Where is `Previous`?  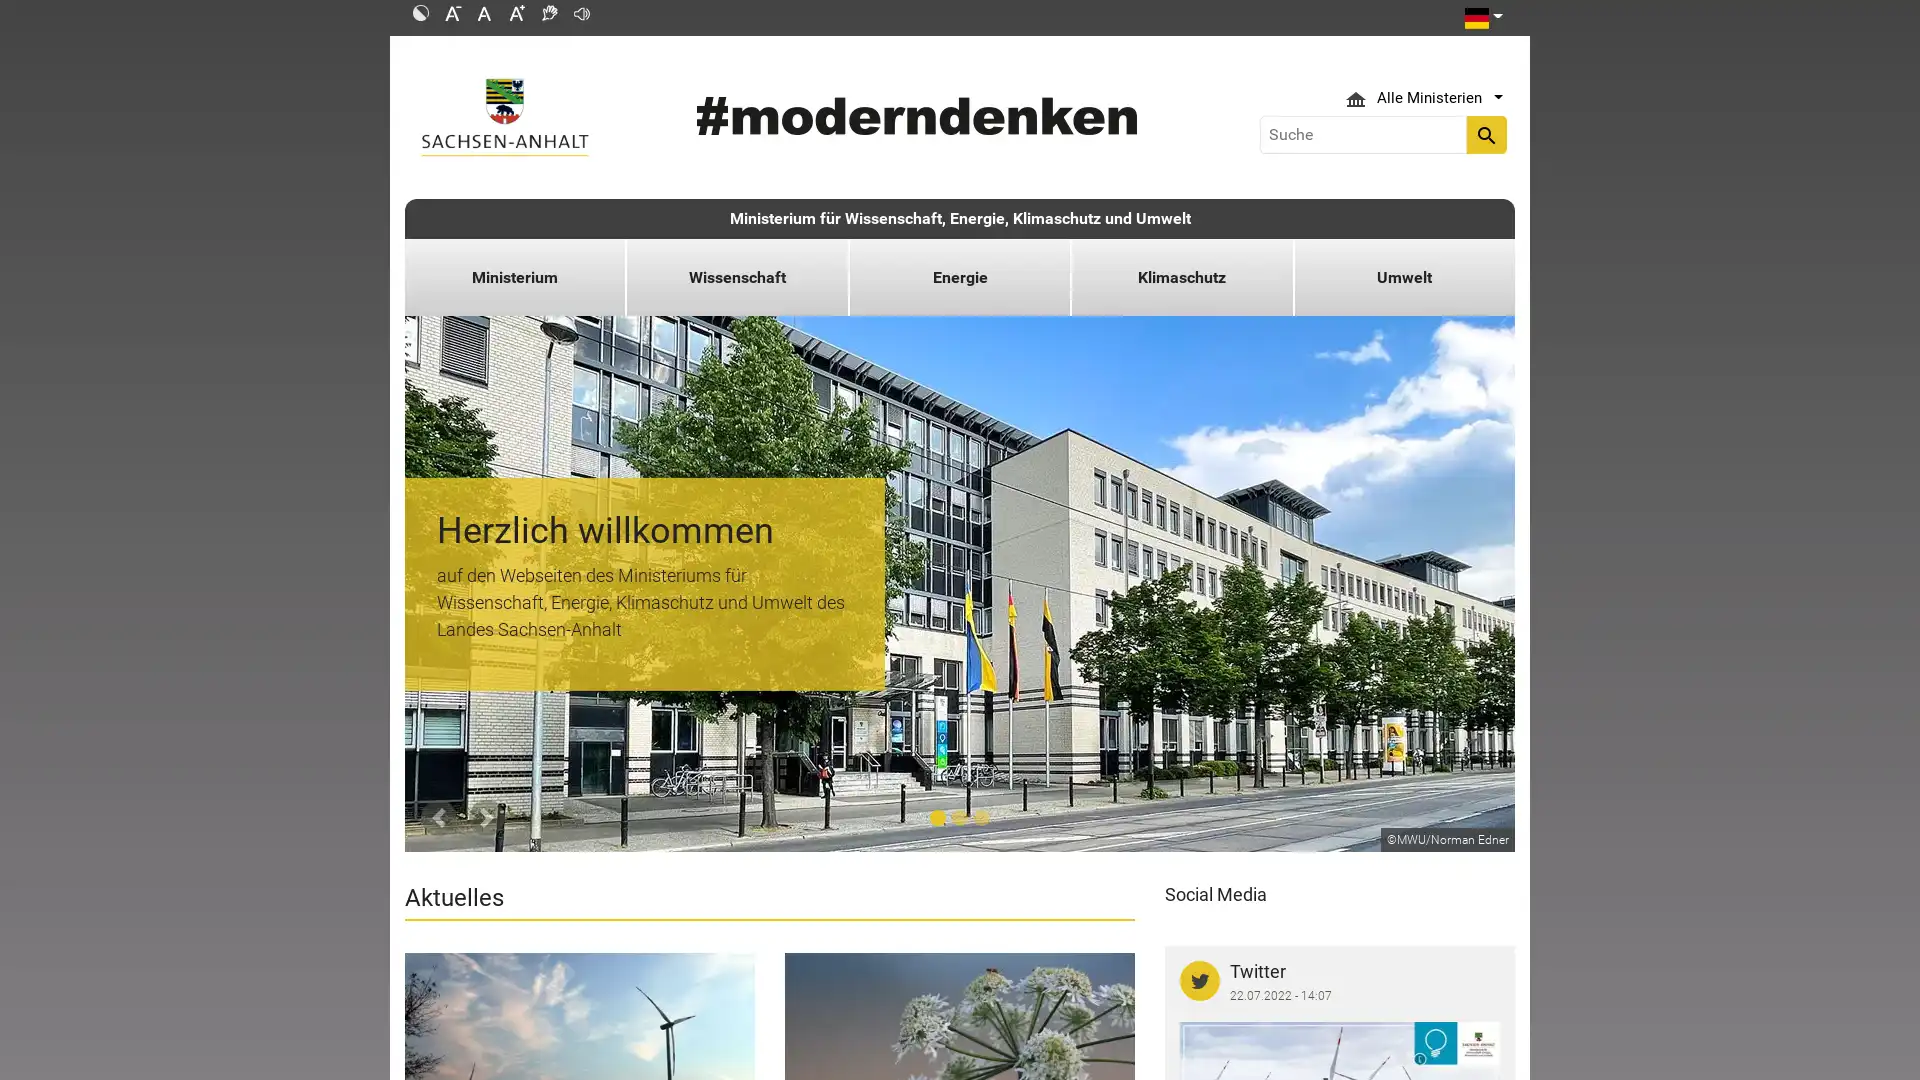 Previous is located at coordinates (437, 817).